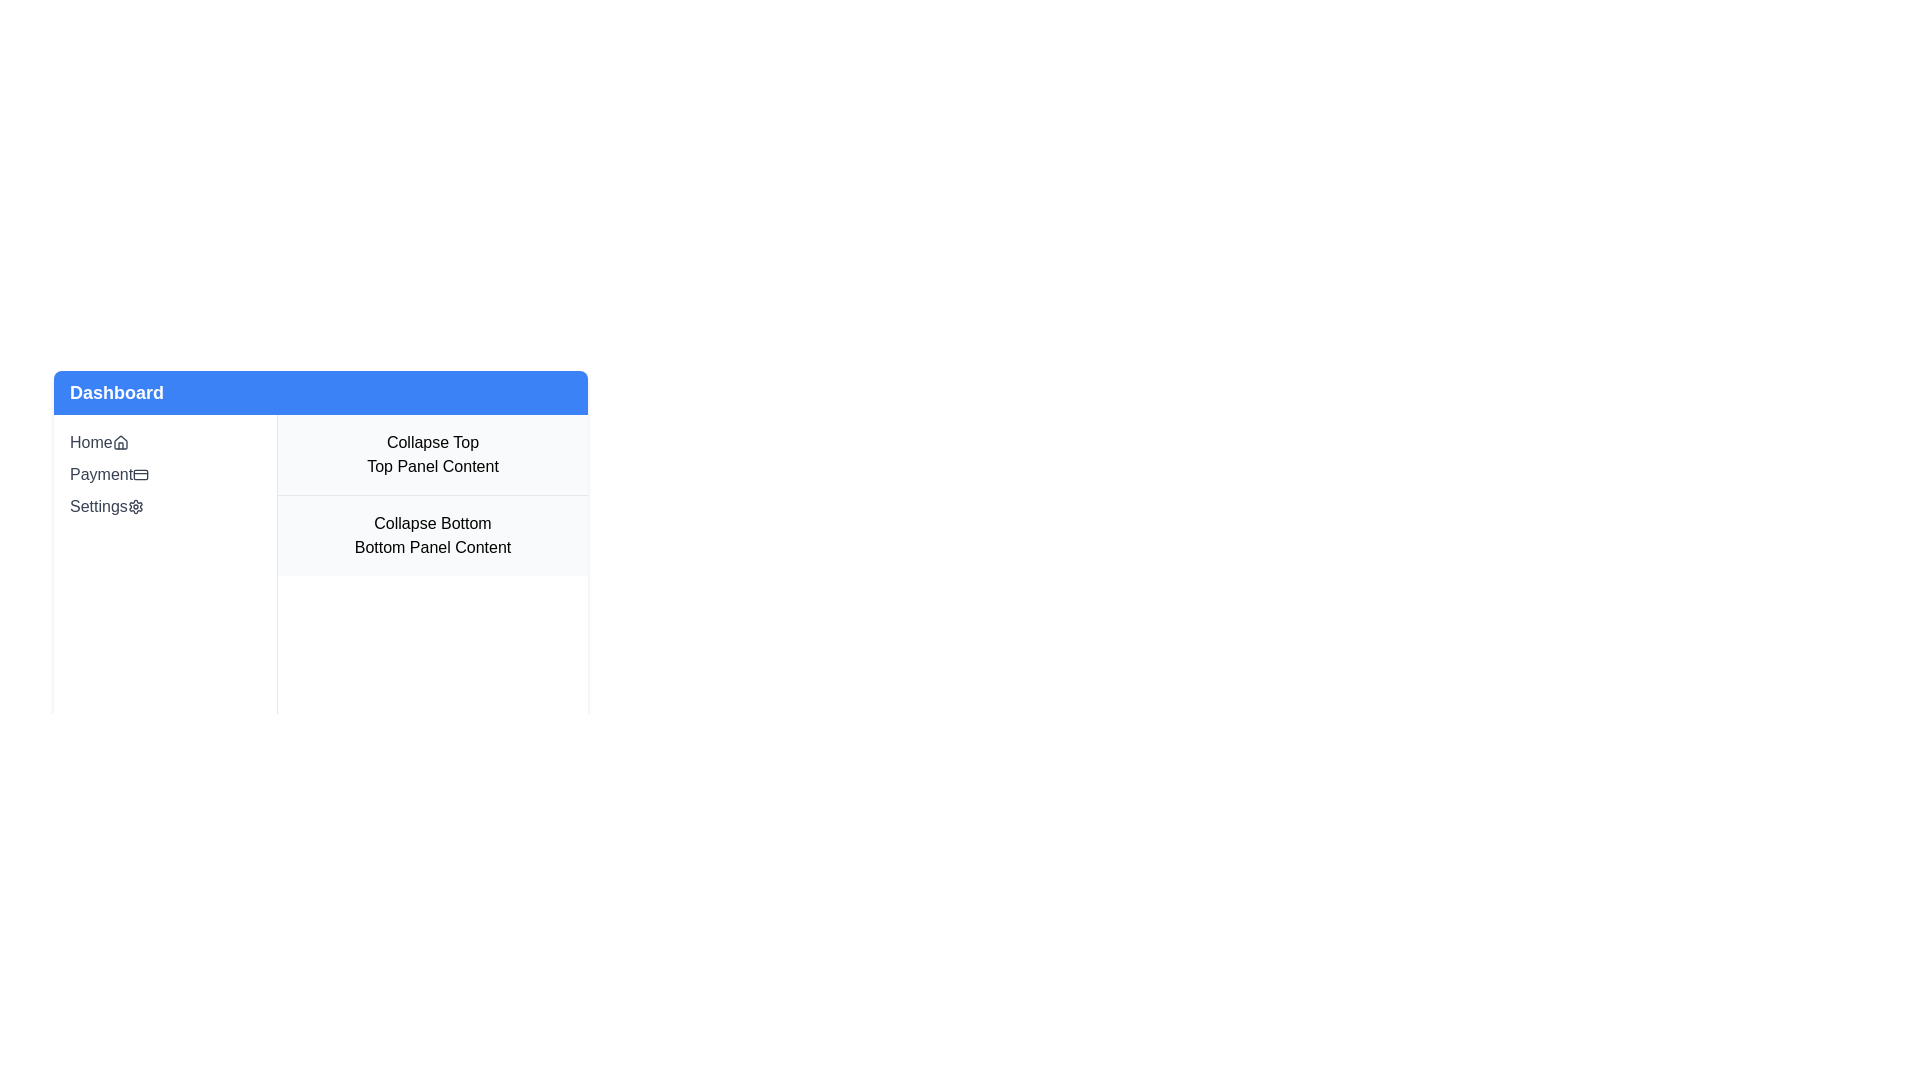 Image resolution: width=1920 pixels, height=1080 pixels. I want to click on the collapsible panels in the 'Dashboard' composite panel widget to expand or collapse the contained content, so click(321, 529).